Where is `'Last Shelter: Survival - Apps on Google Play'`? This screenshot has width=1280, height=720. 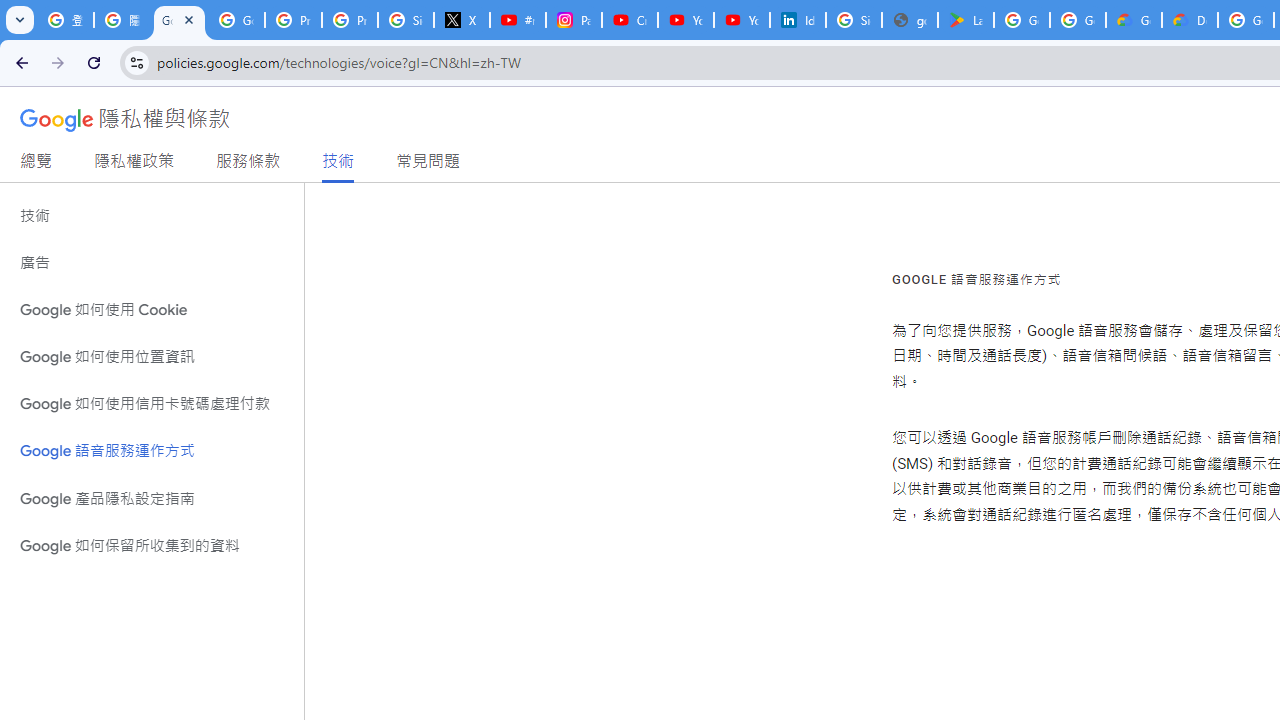 'Last Shelter: Survival - Apps on Google Play' is located at coordinates (966, 20).